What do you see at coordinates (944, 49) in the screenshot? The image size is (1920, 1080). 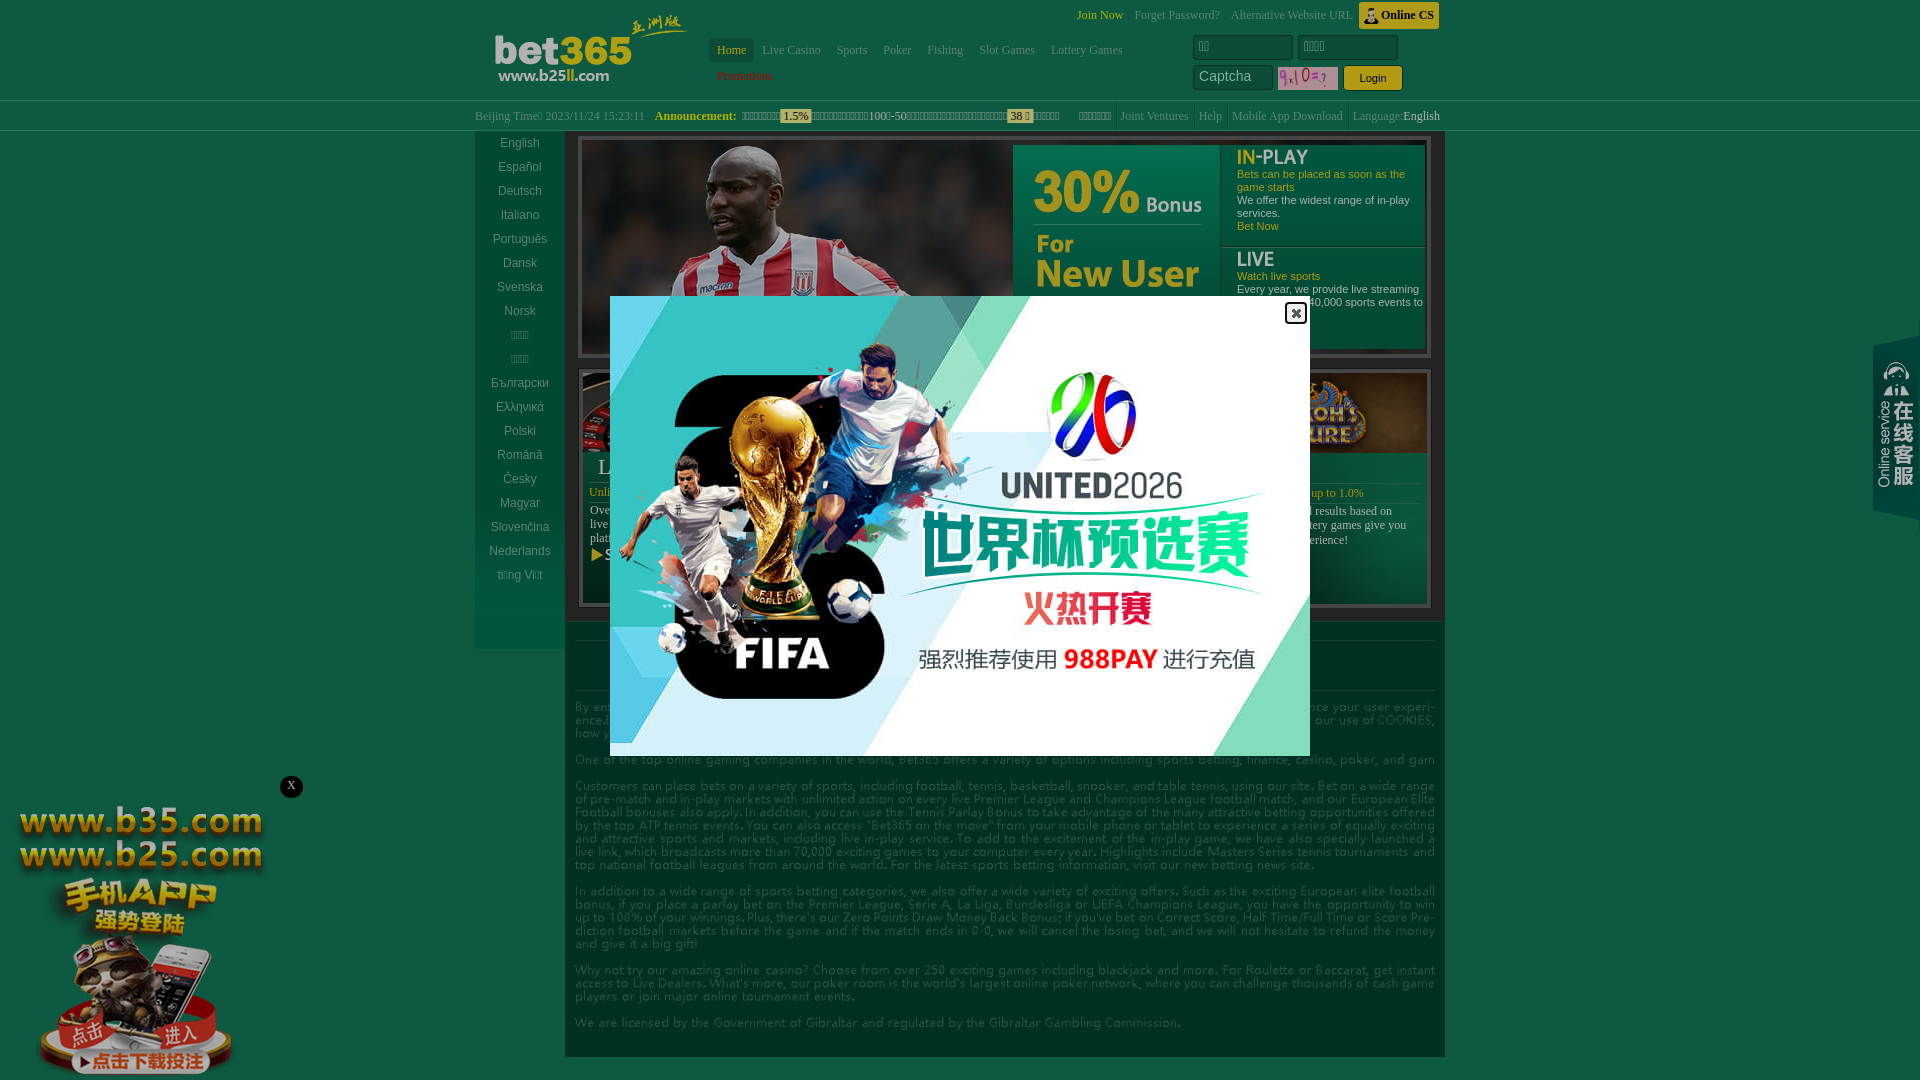 I see `'Fishing'` at bounding box center [944, 49].